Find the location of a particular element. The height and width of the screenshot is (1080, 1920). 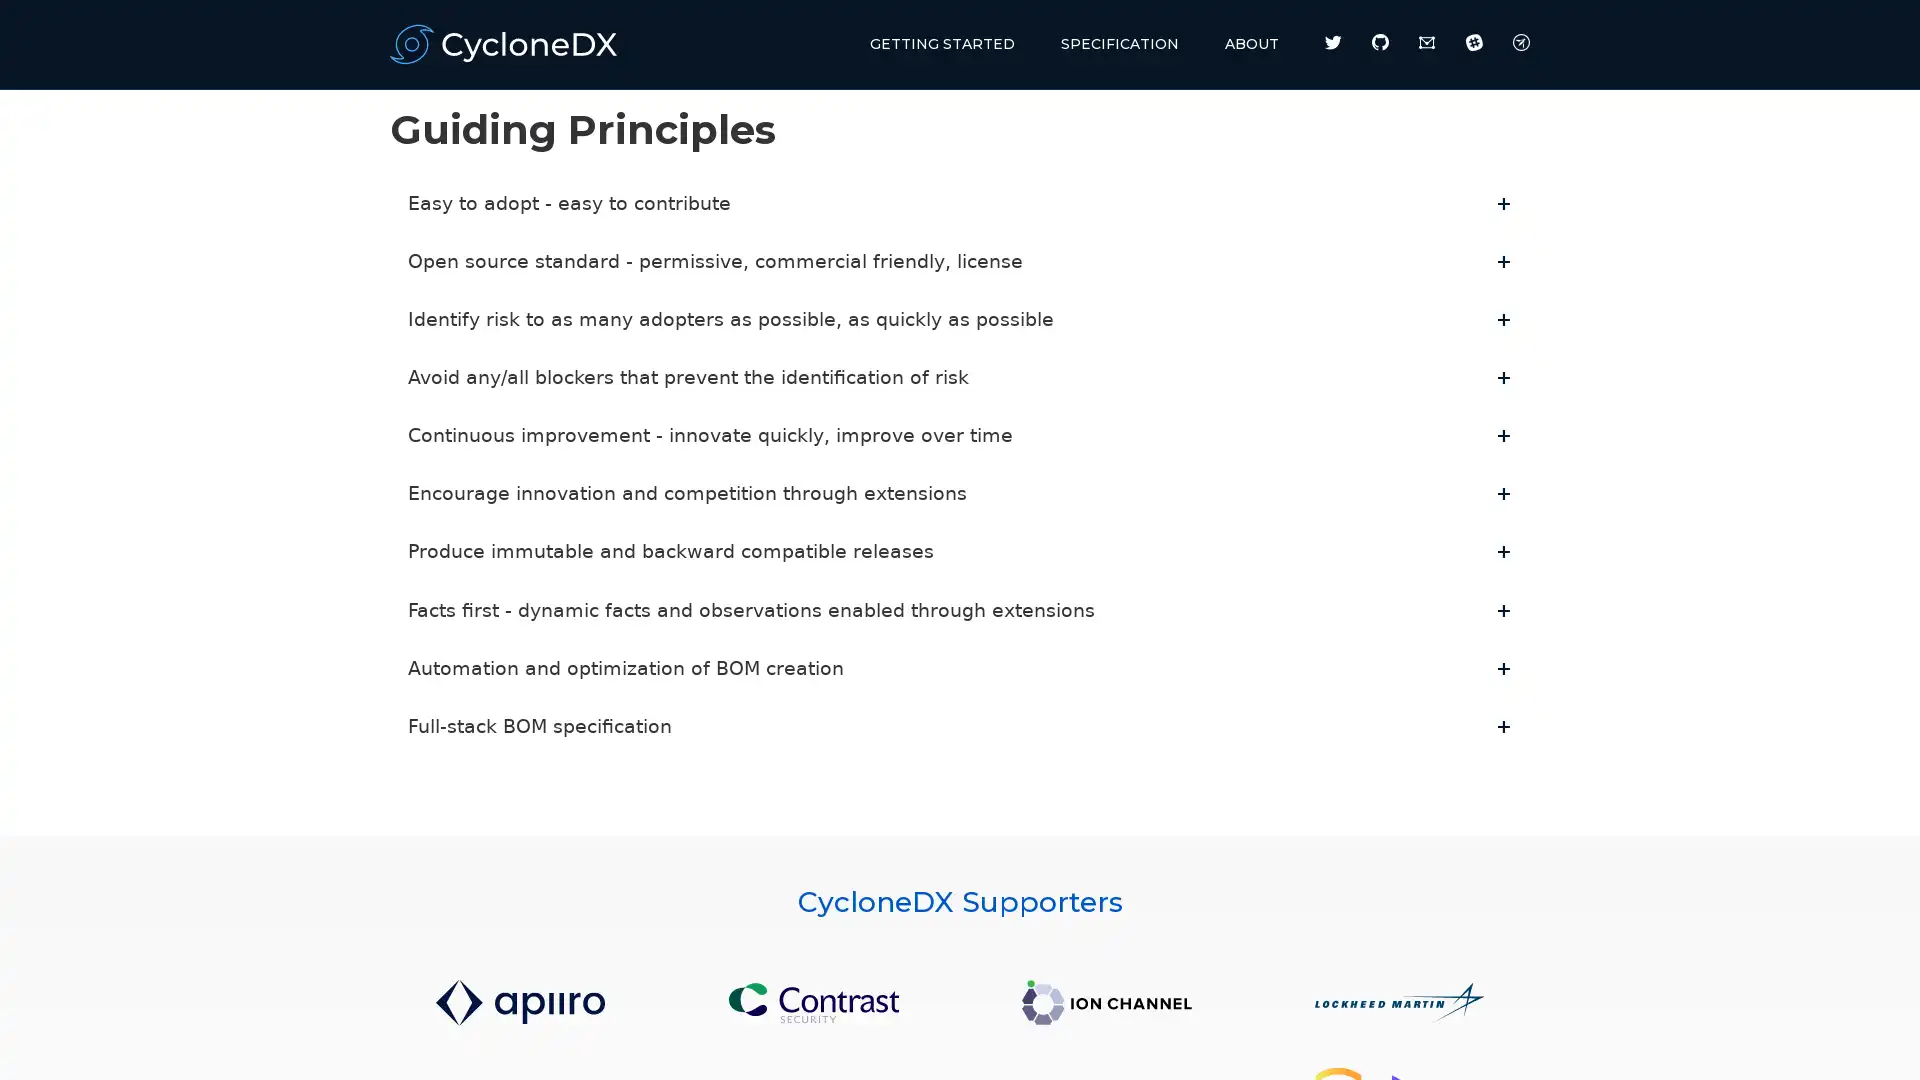

Open source standard - permissive, commercial friendly, license + is located at coordinates (960, 261).